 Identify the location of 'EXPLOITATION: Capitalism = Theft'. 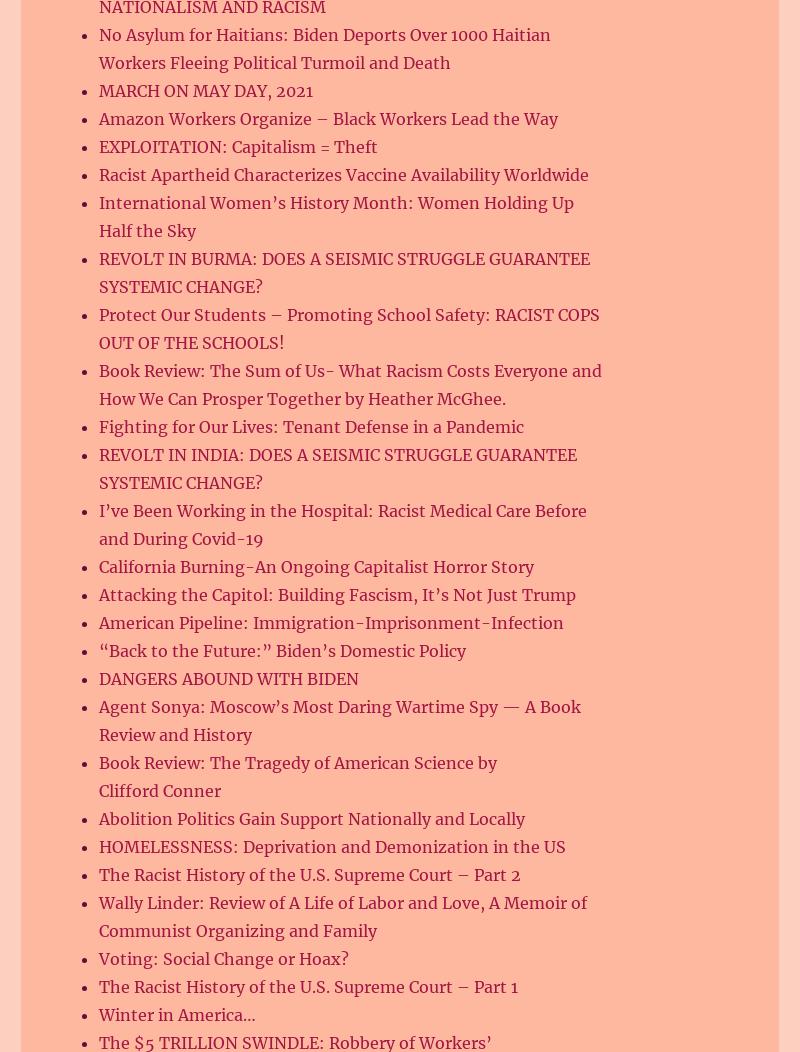
(237, 145).